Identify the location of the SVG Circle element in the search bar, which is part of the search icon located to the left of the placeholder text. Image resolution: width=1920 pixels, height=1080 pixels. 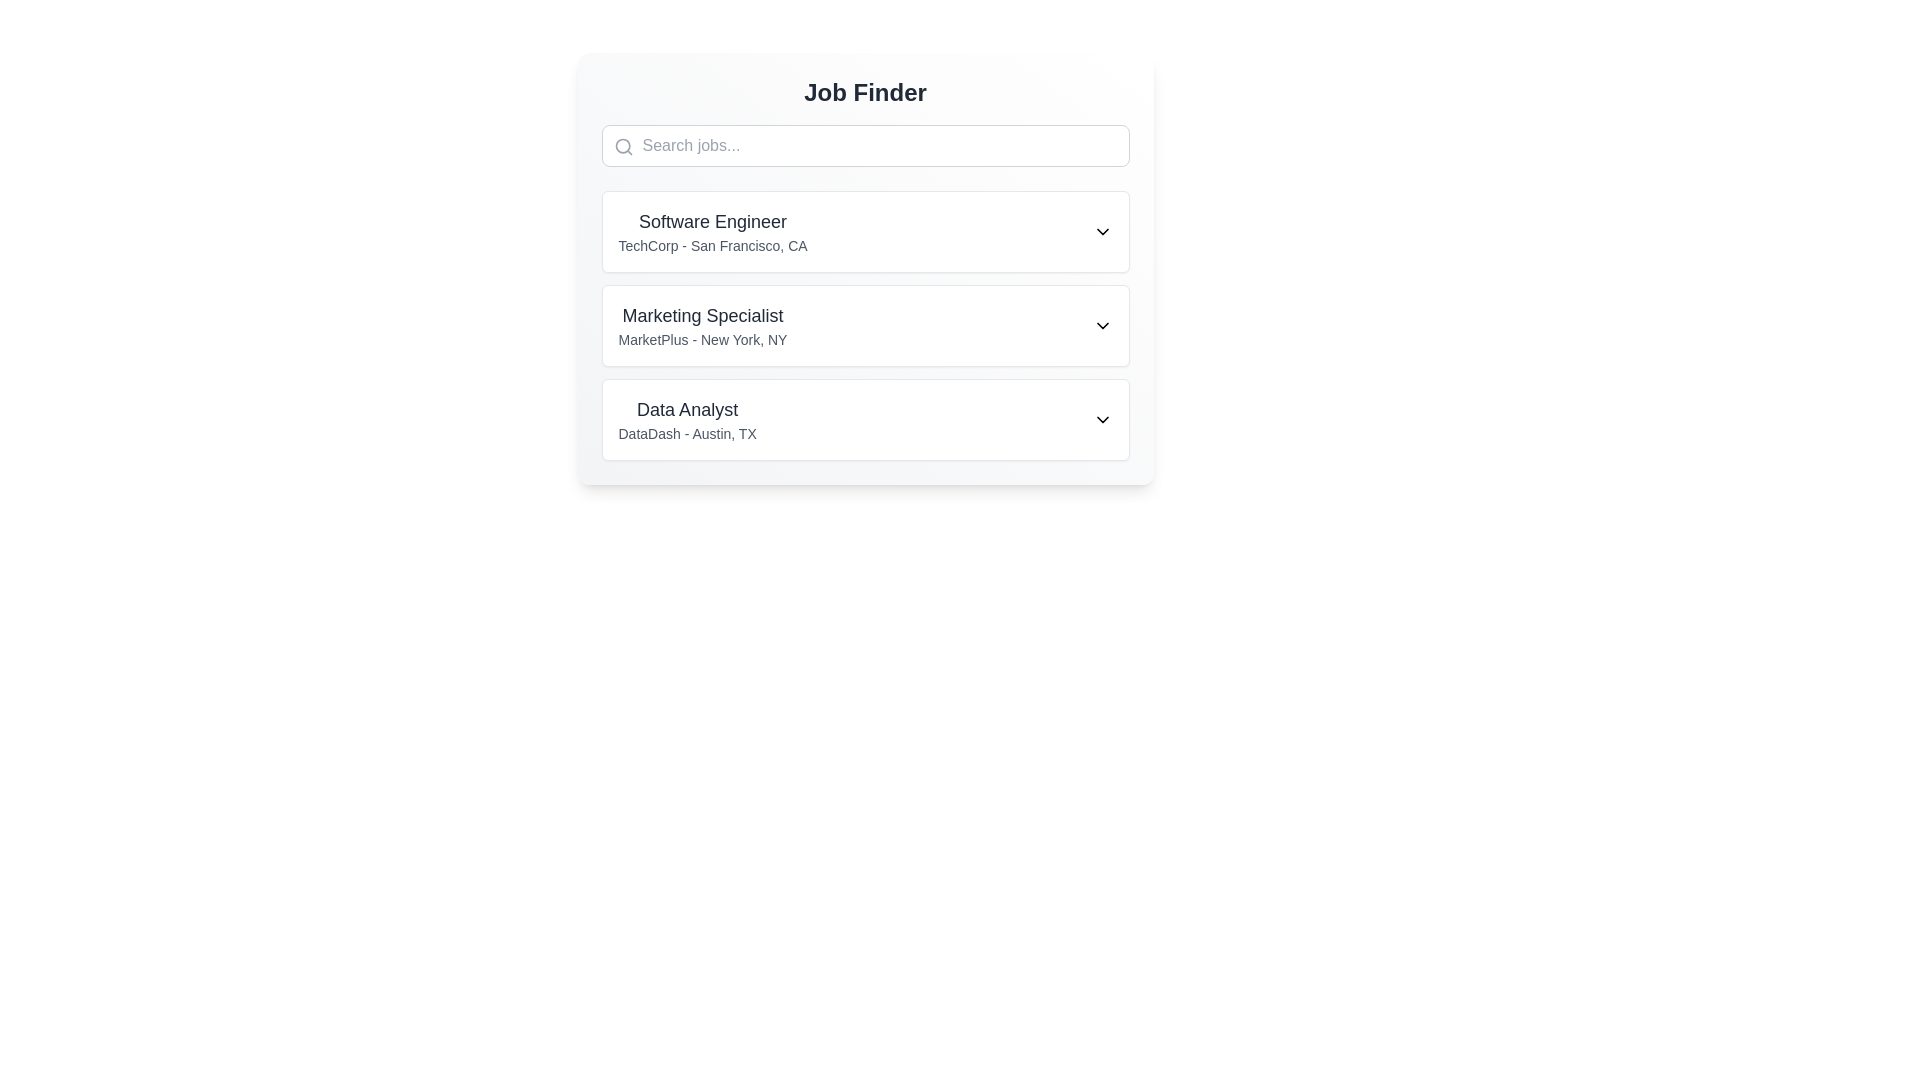
(621, 145).